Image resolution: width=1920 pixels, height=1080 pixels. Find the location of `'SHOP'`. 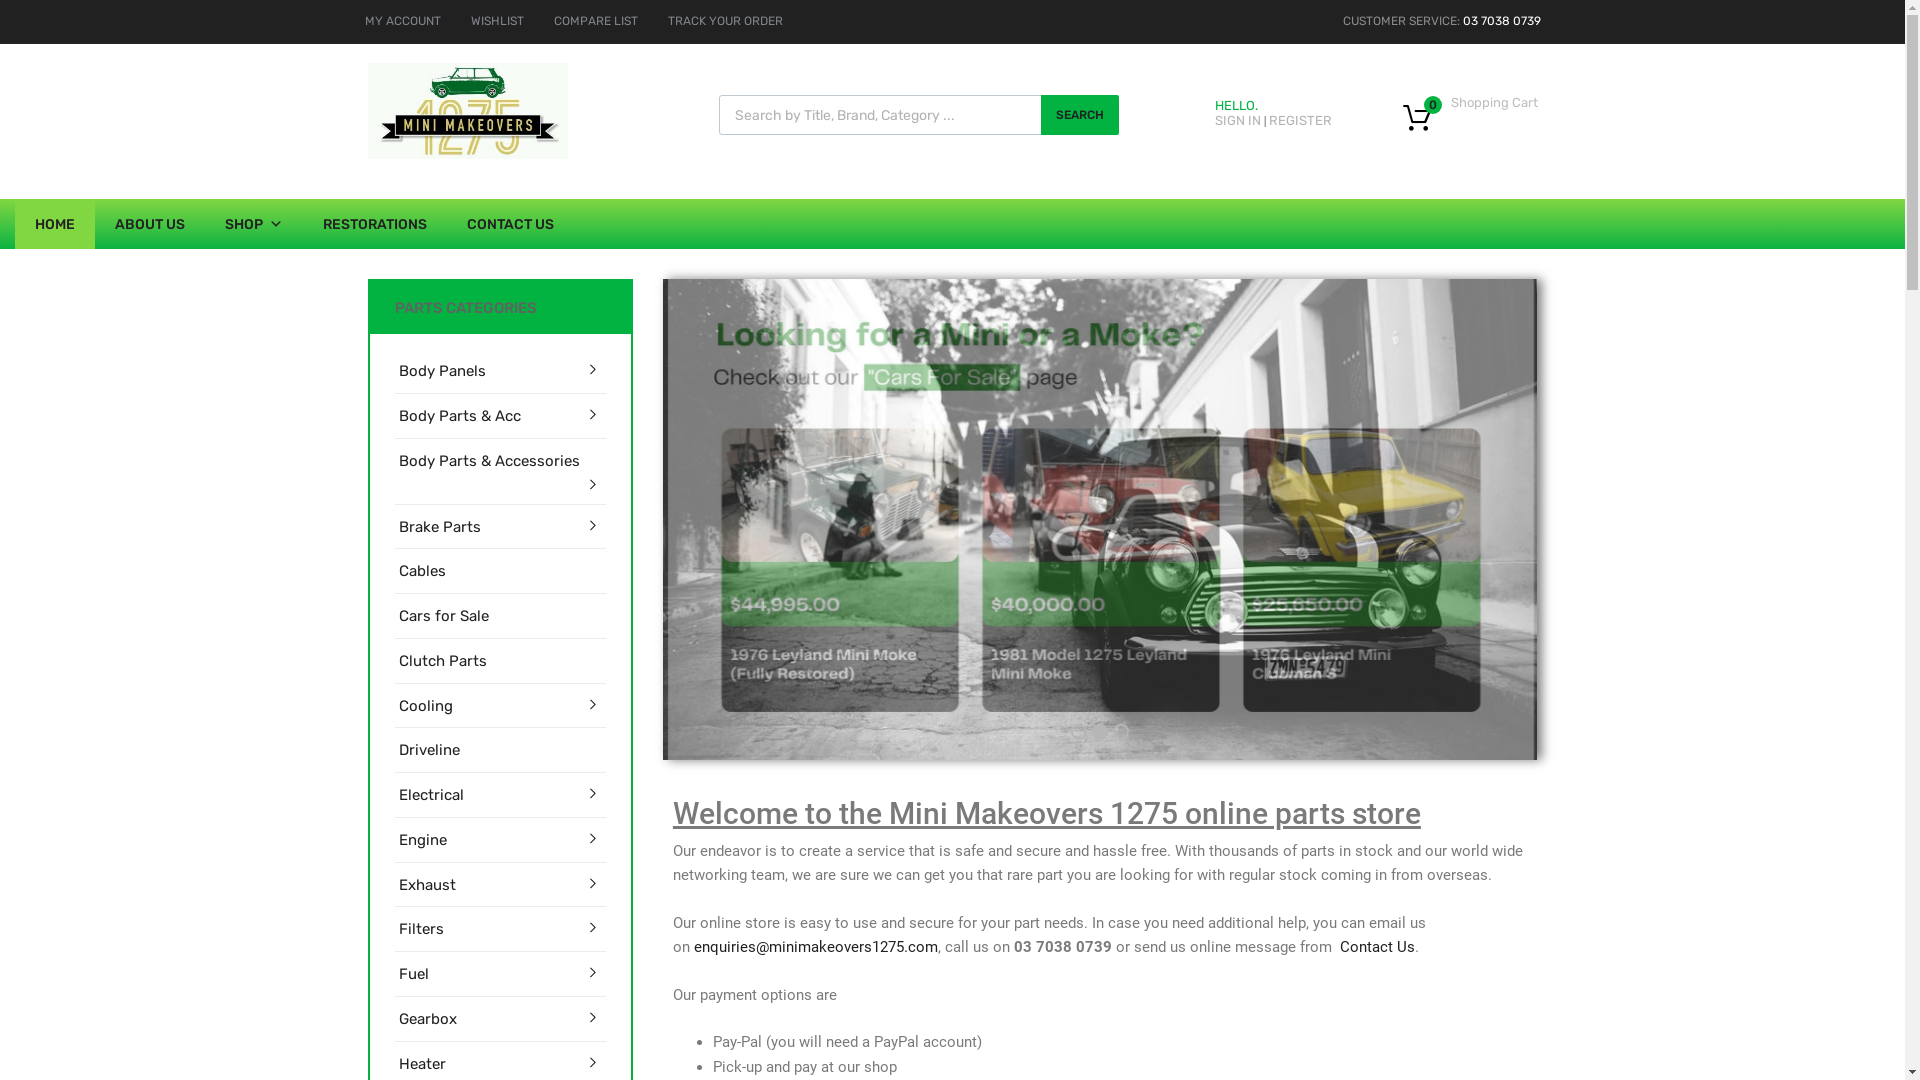

'SHOP' is located at coordinates (253, 223).